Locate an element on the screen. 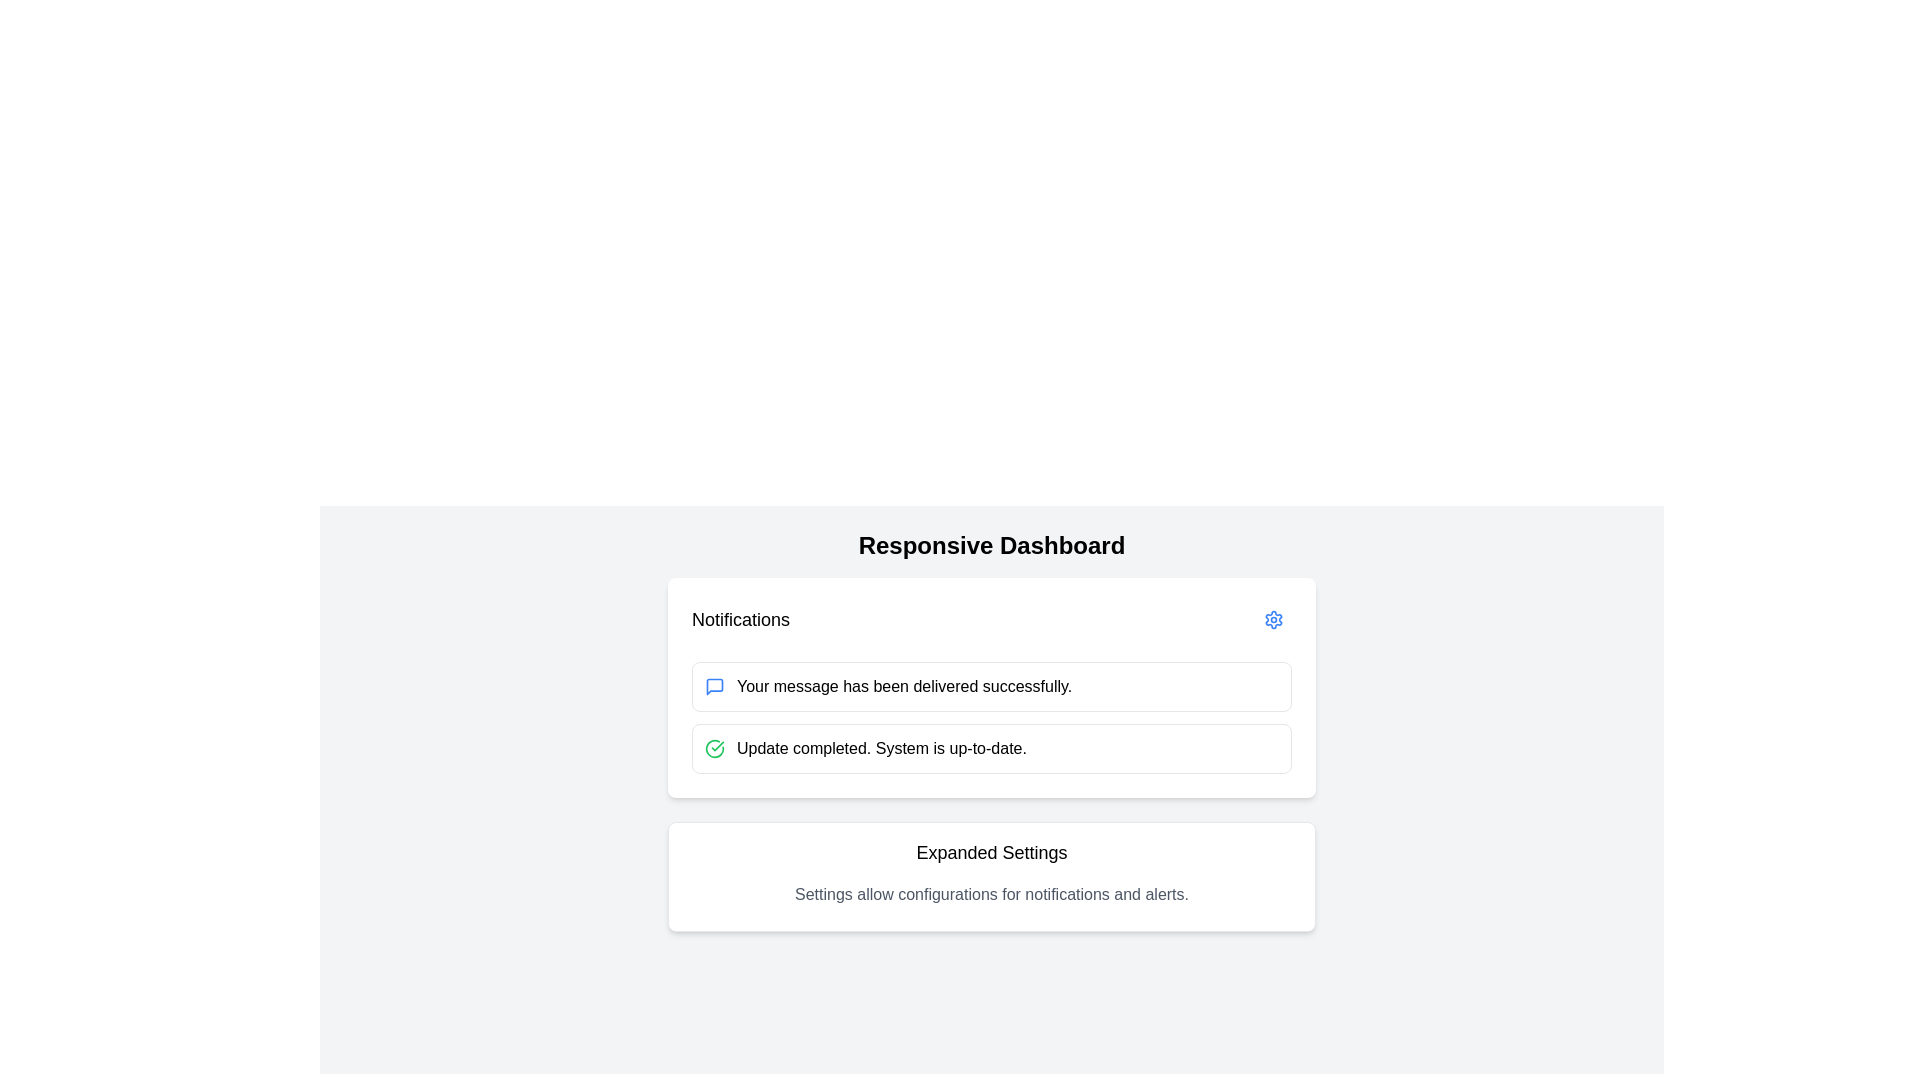  the static text providing descriptive information about the 'Expanded Settings' section, which is positioned below the 'Expanded Settings' heading within a white rectangular box is located at coordinates (992, 893).